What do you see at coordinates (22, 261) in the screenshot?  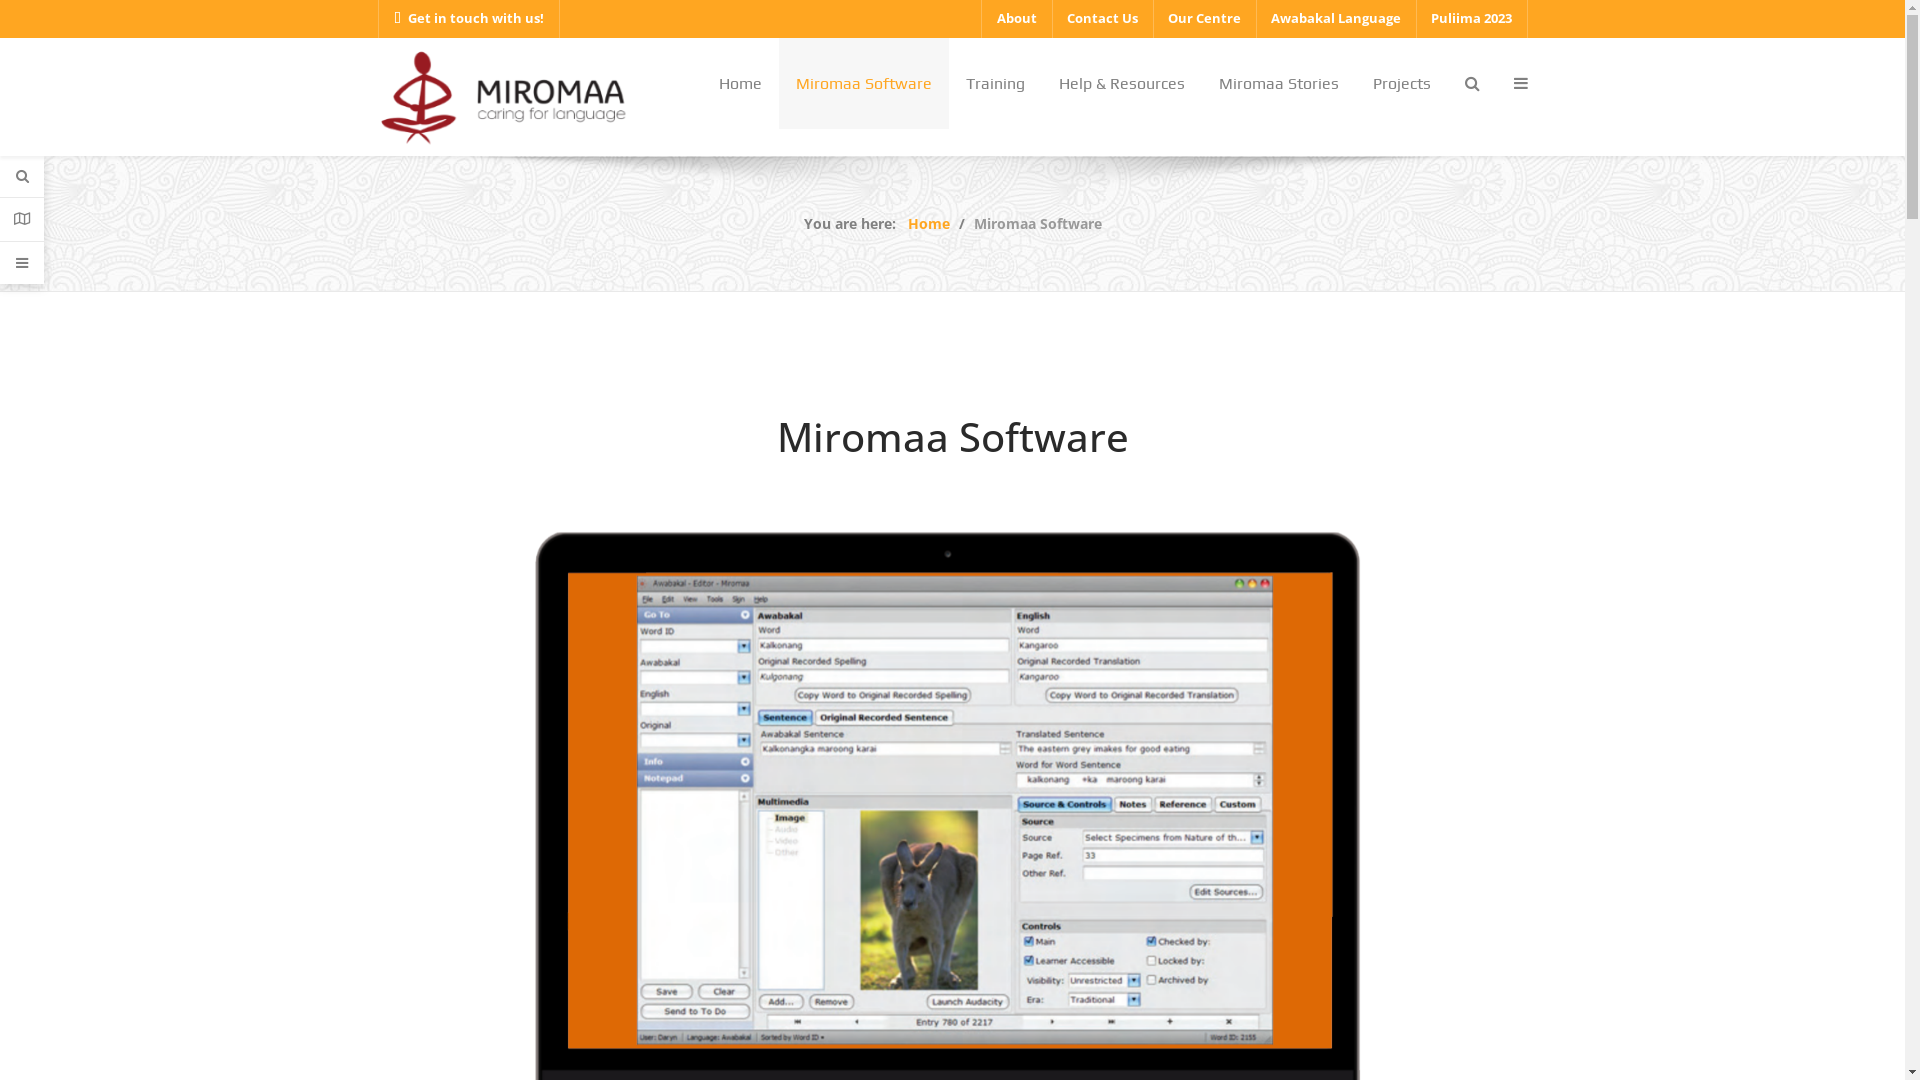 I see `'Support'` at bounding box center [22, 261].